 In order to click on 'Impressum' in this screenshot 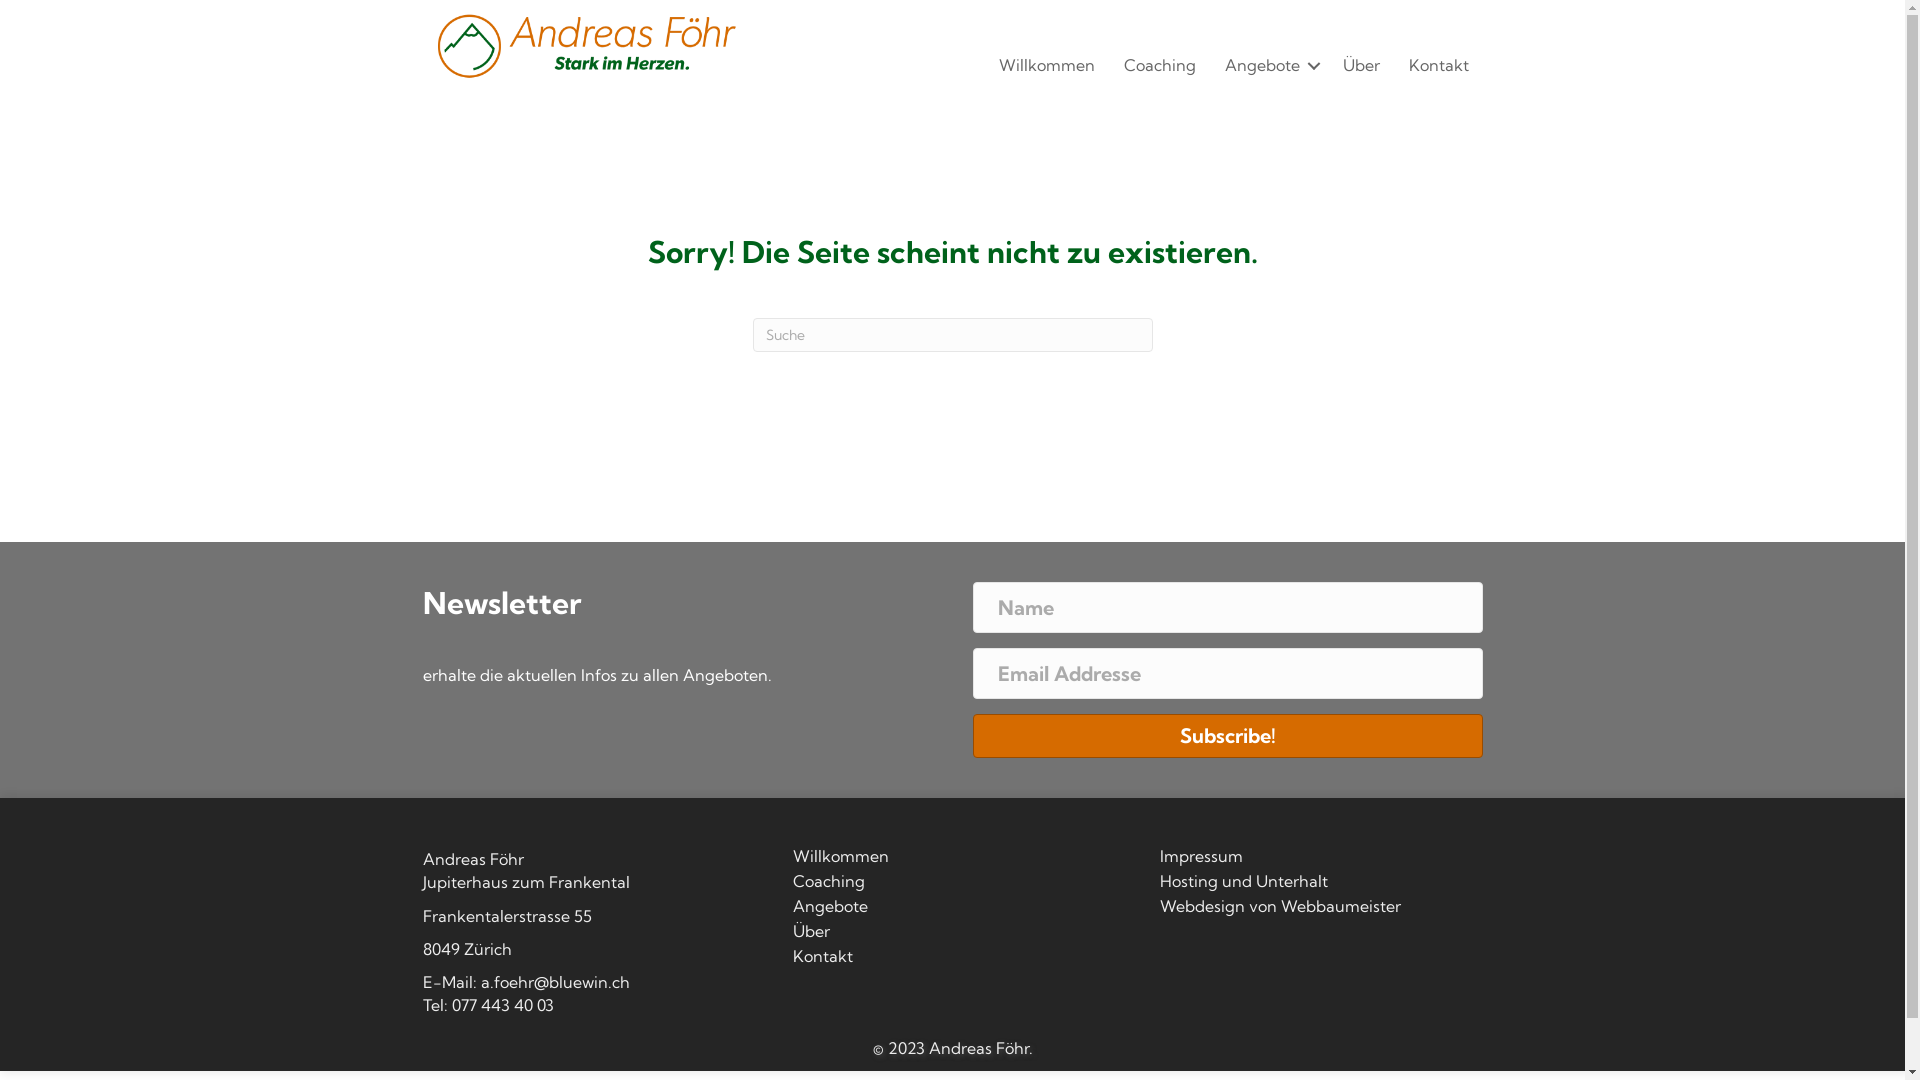, I will do `click(1156, 859)`.